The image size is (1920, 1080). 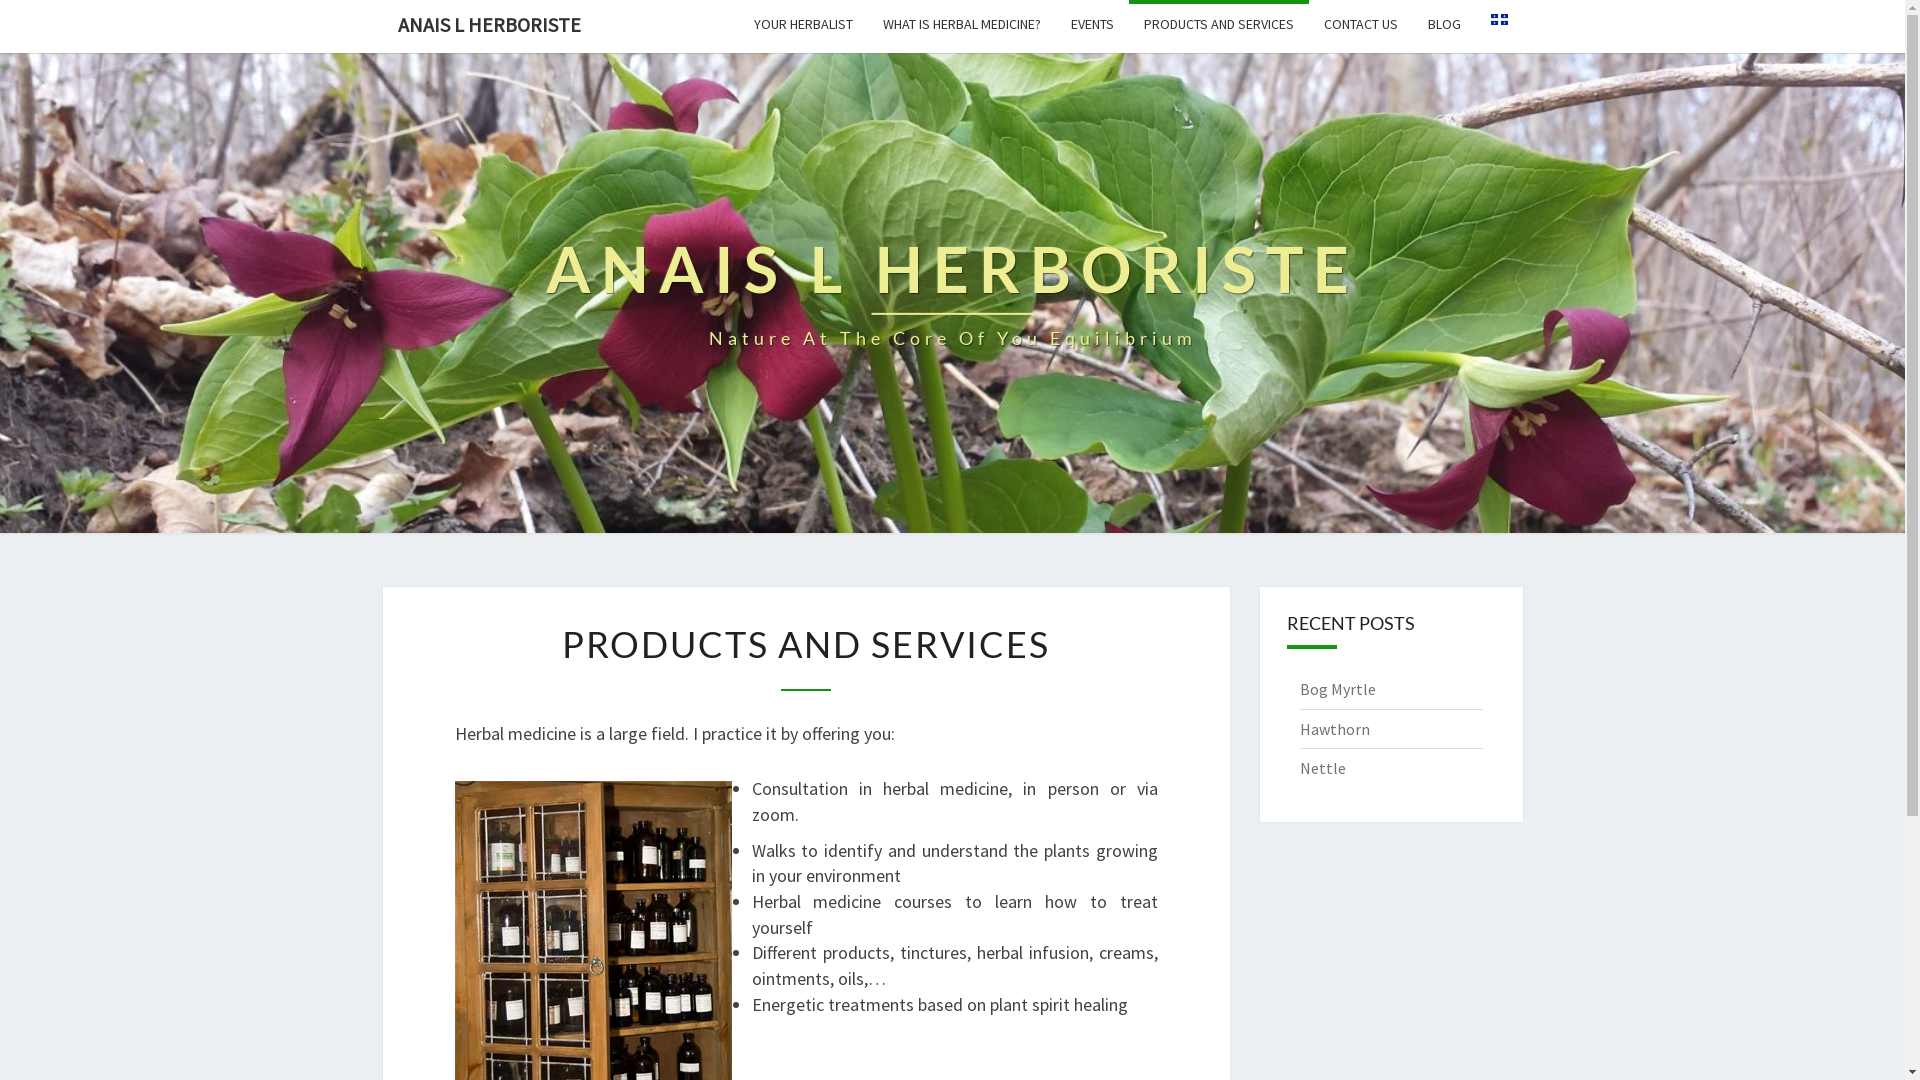 What do you see at coordinates (1217, 23) in the screenshot?
I see `'PRODUCTS AND SERVICES'` at bounding box center [1217, 23].